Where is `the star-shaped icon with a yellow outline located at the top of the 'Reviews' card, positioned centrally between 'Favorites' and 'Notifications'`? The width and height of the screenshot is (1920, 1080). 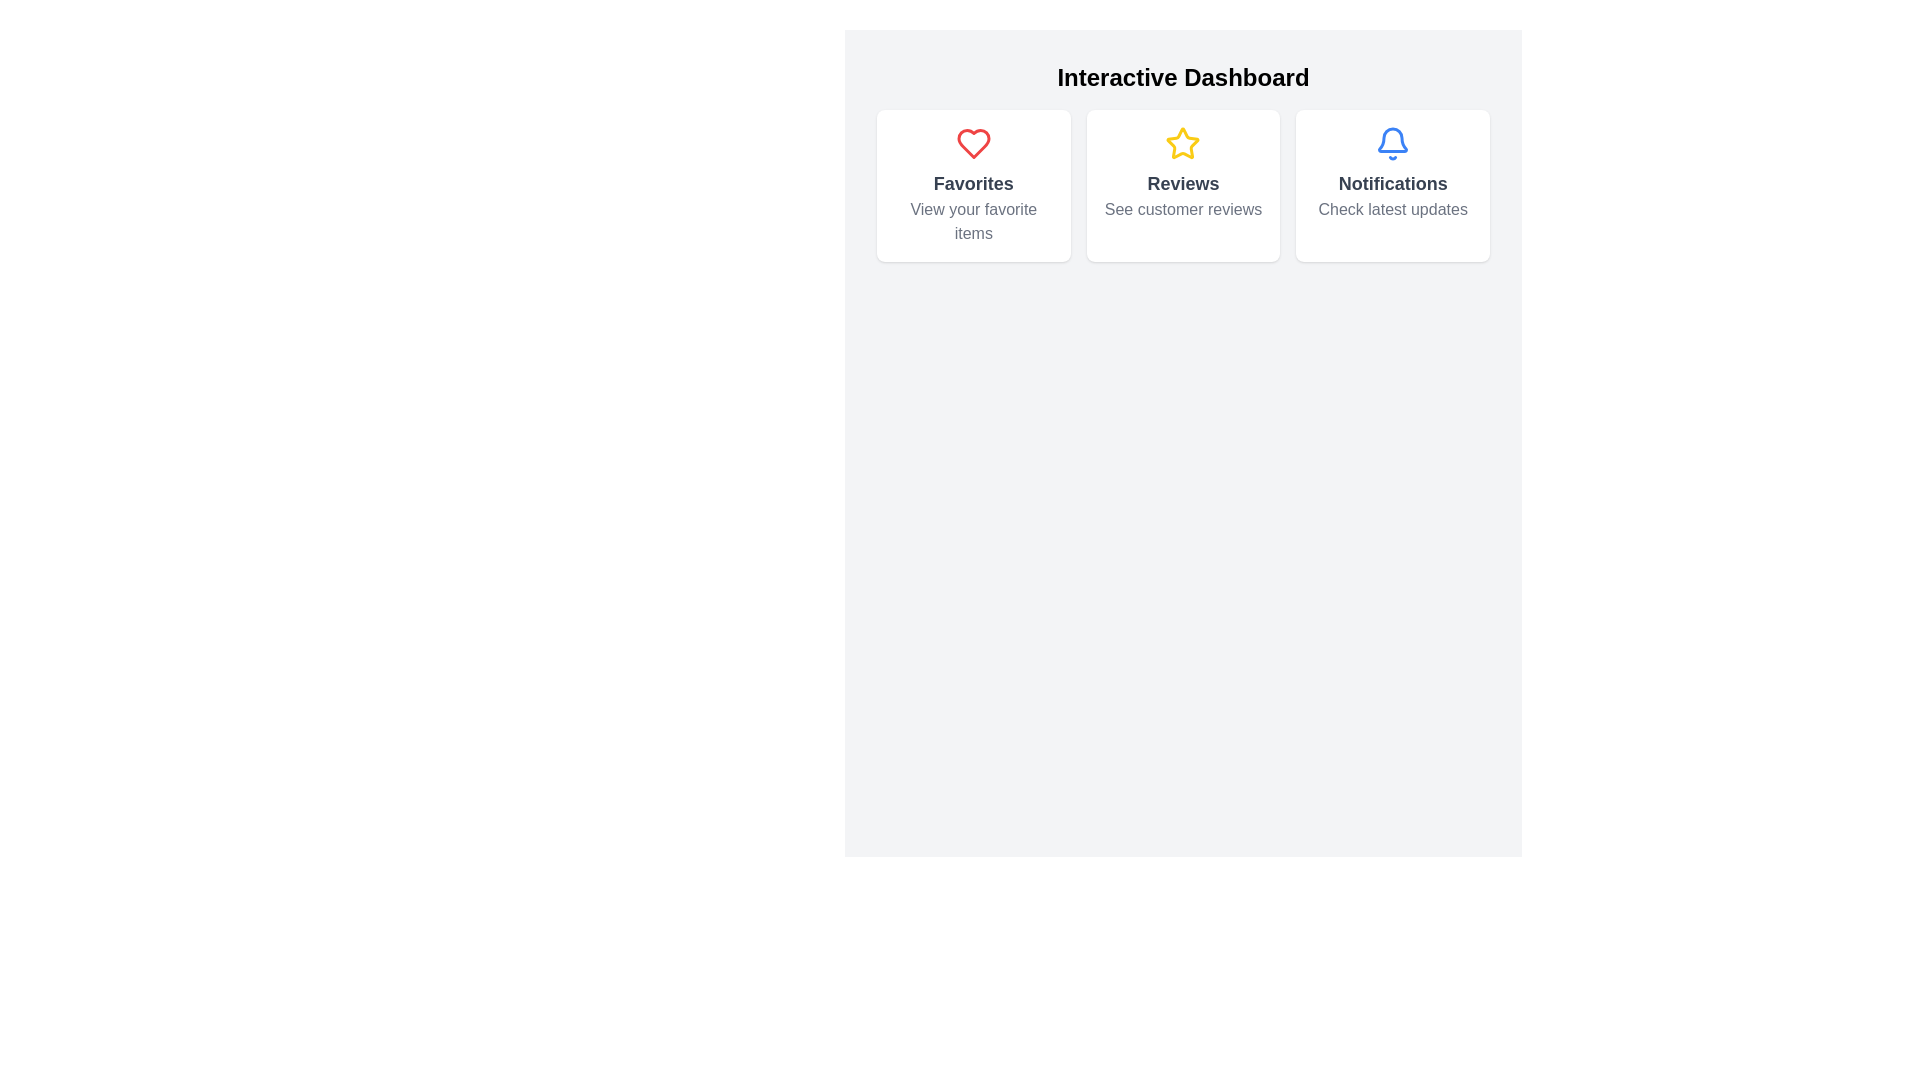 the star-shaped icon with a yellow outline located at the top of the 'Reviews' card, positioned centrally between 'Favorites' and 'Notifications' is located at coordinates (1183, 142).